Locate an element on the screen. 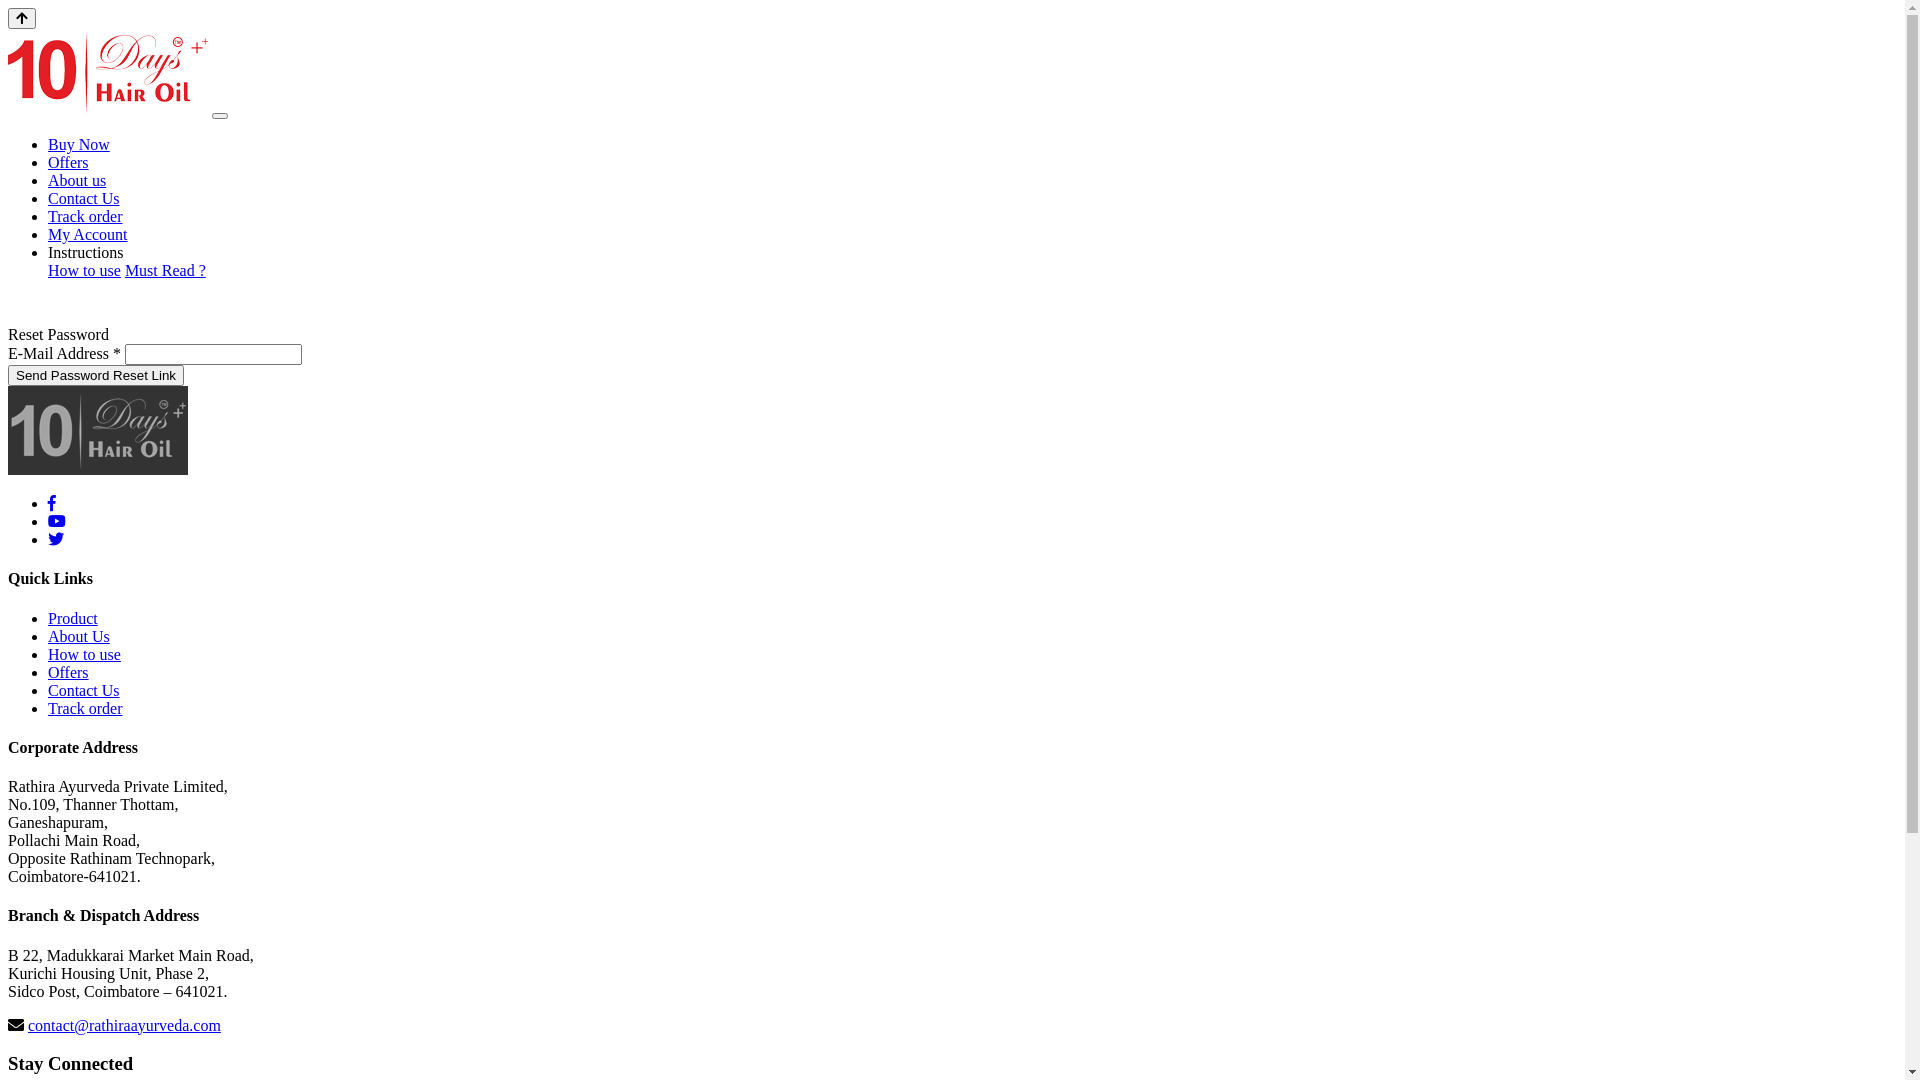 This screenshot has width=1920, height=1080. 'My Account' is located at coordinates (86, 233).